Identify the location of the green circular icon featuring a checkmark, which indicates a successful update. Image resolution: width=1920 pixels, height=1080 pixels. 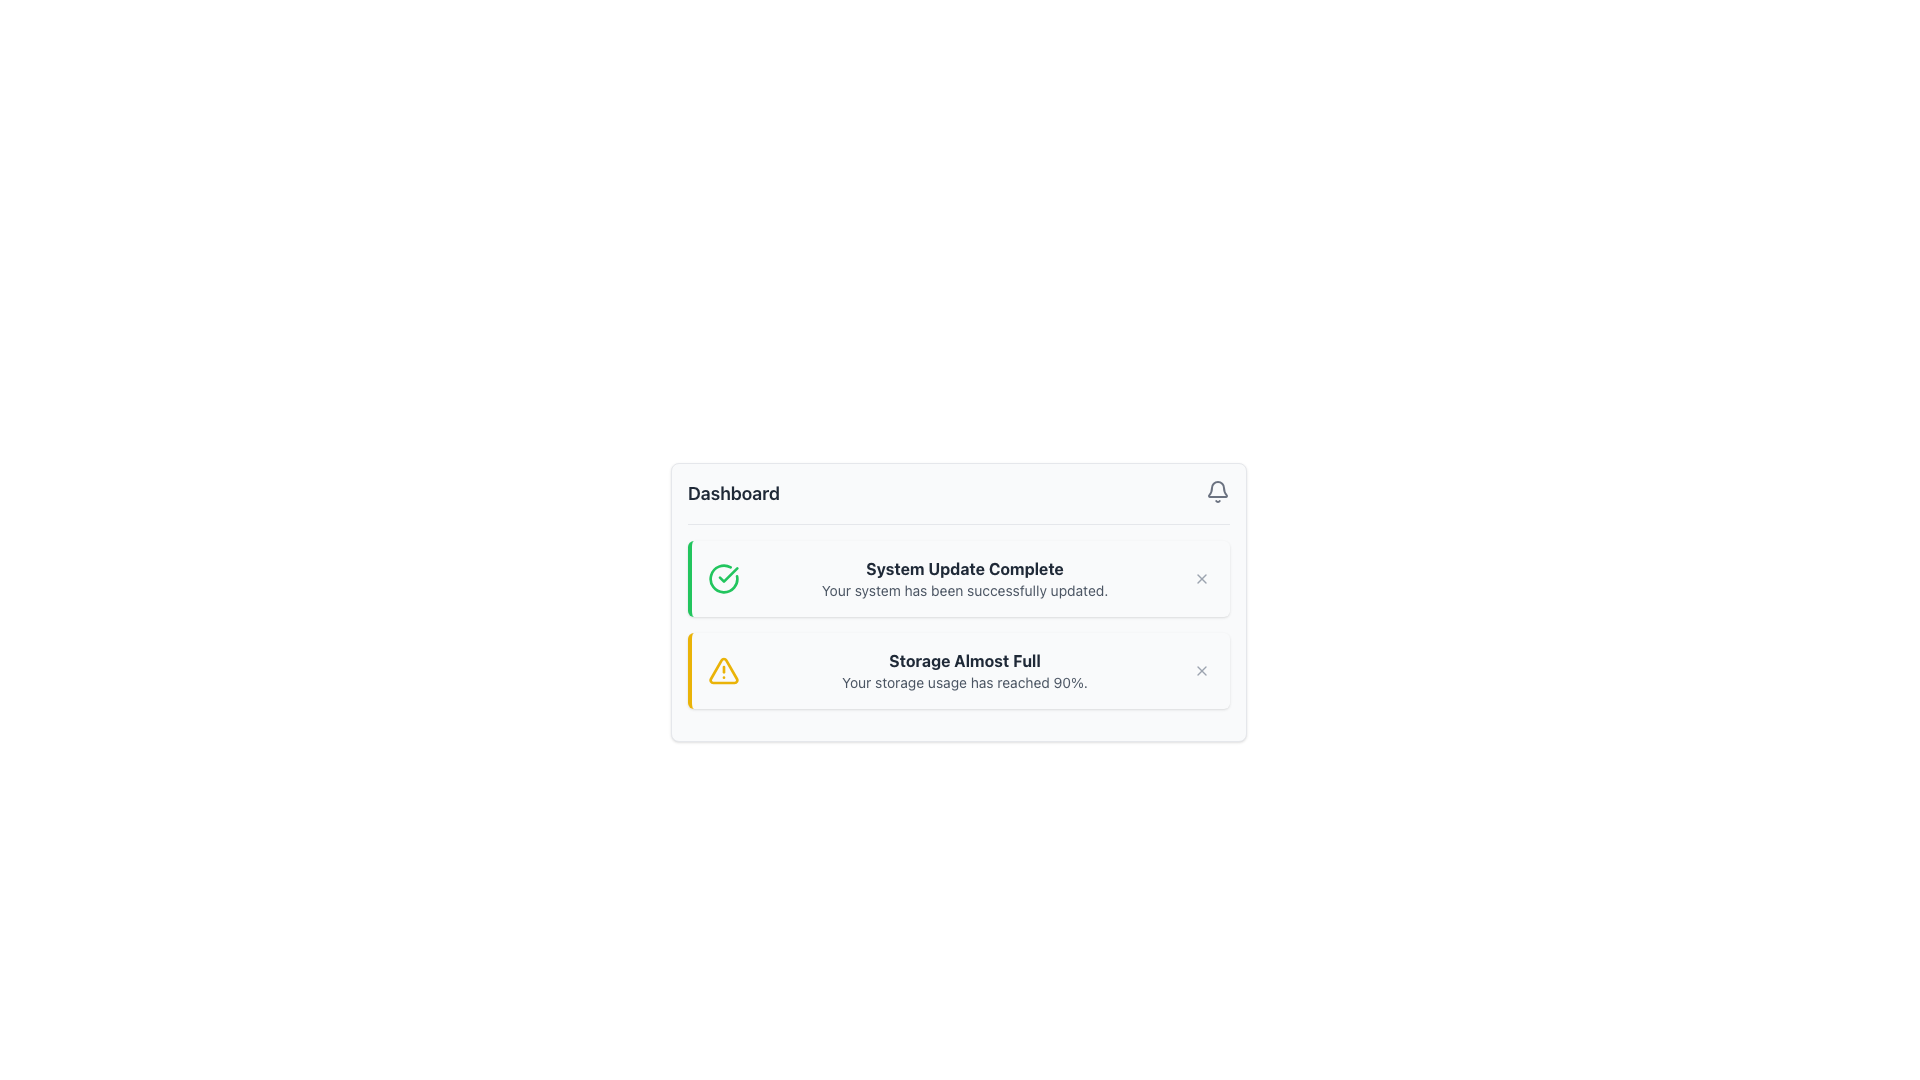
(723, 578).